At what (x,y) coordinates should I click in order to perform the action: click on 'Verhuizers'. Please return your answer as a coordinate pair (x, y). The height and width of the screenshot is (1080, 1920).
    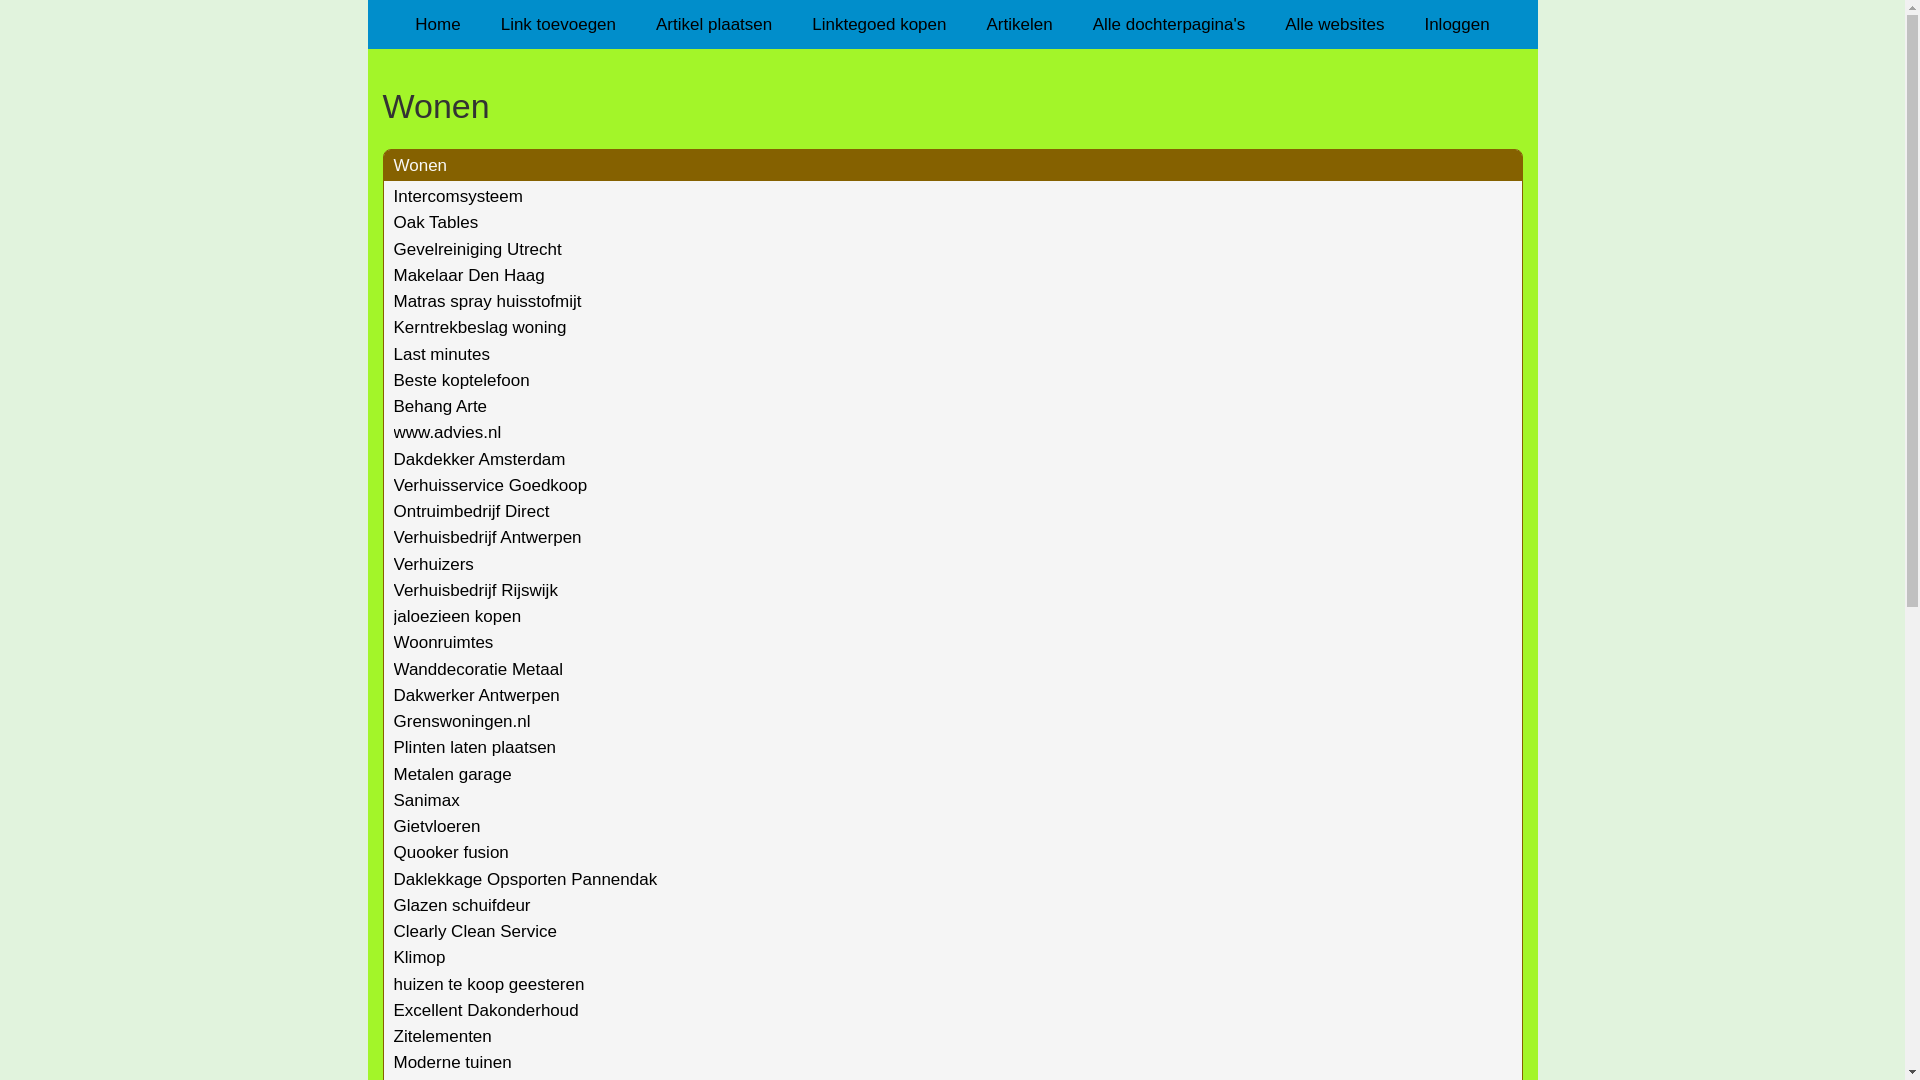
    Looking at the image, I should click on (432, 564).